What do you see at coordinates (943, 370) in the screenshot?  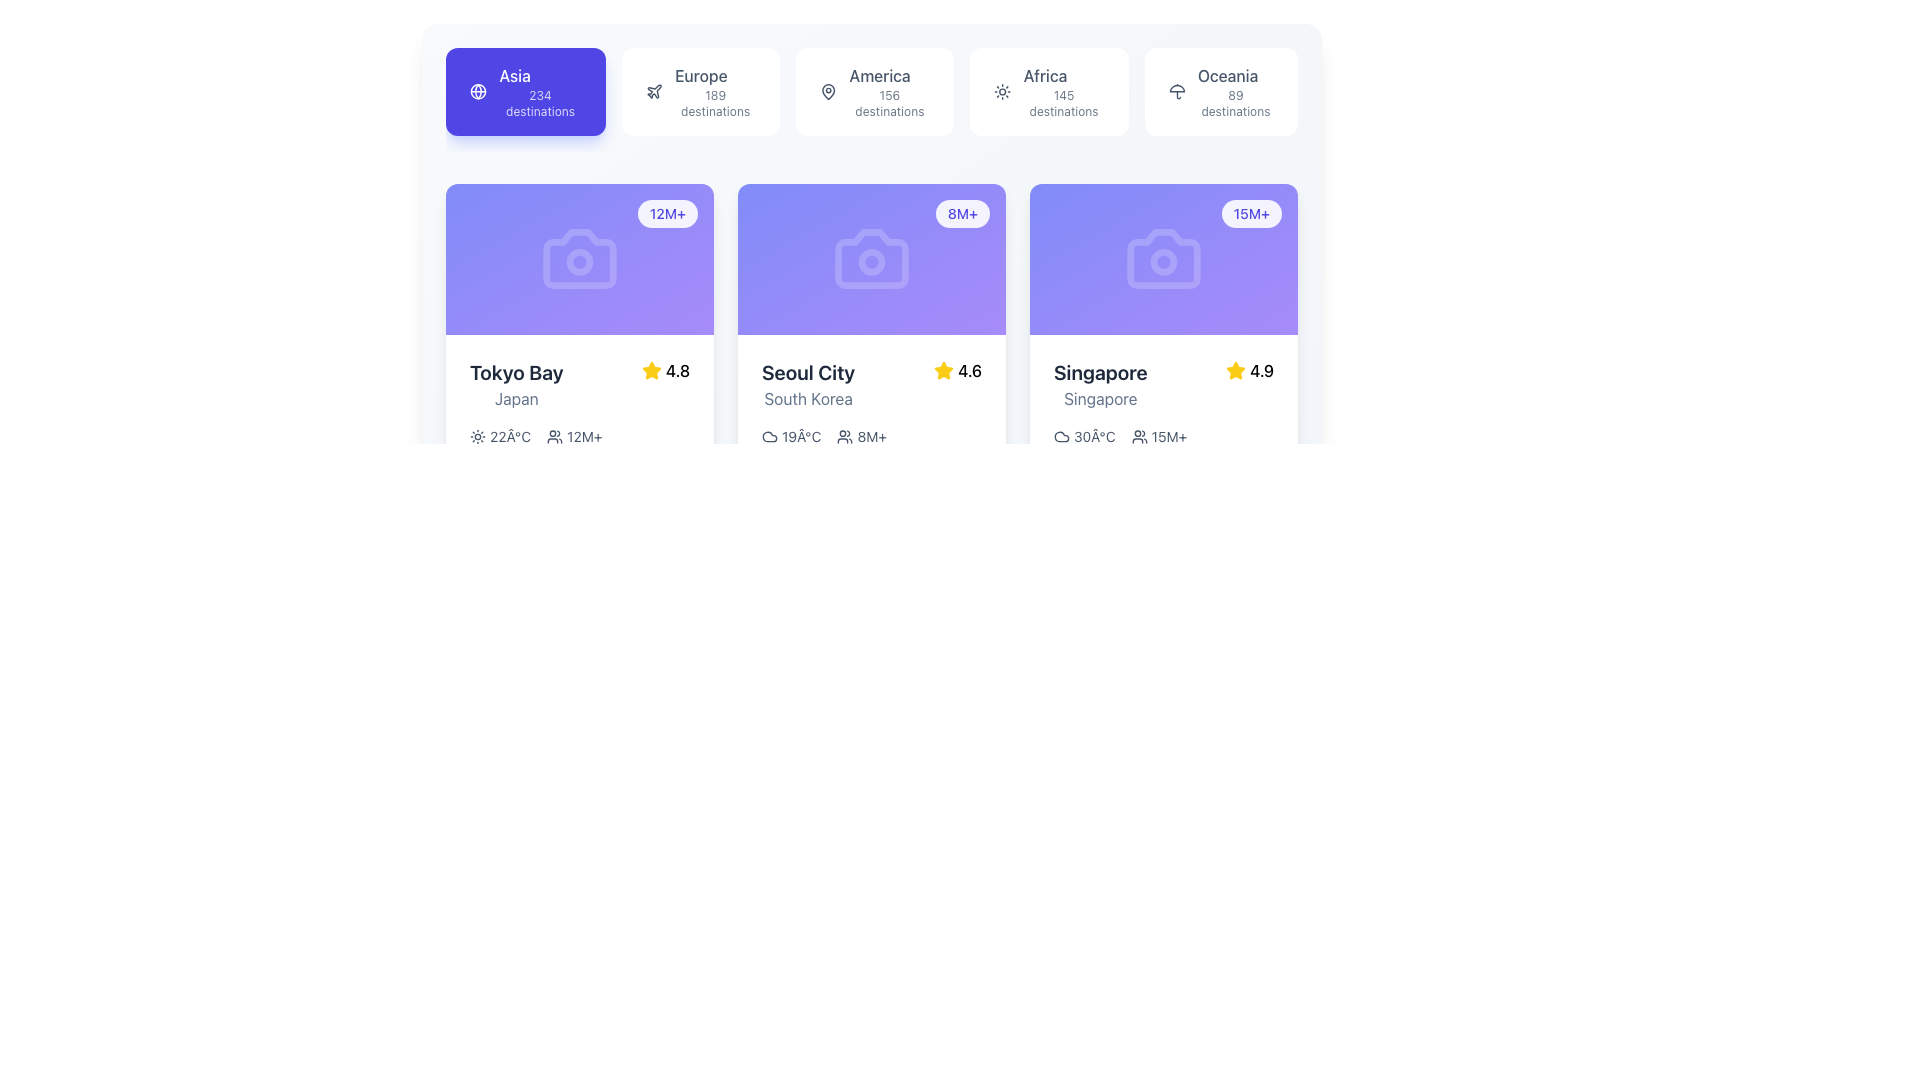 I see `the yellow star icon representing a rating or favorite indicator, located to the left of the numerical value '4.6' in the second card of destination cards` at bounding box center [943, 370].